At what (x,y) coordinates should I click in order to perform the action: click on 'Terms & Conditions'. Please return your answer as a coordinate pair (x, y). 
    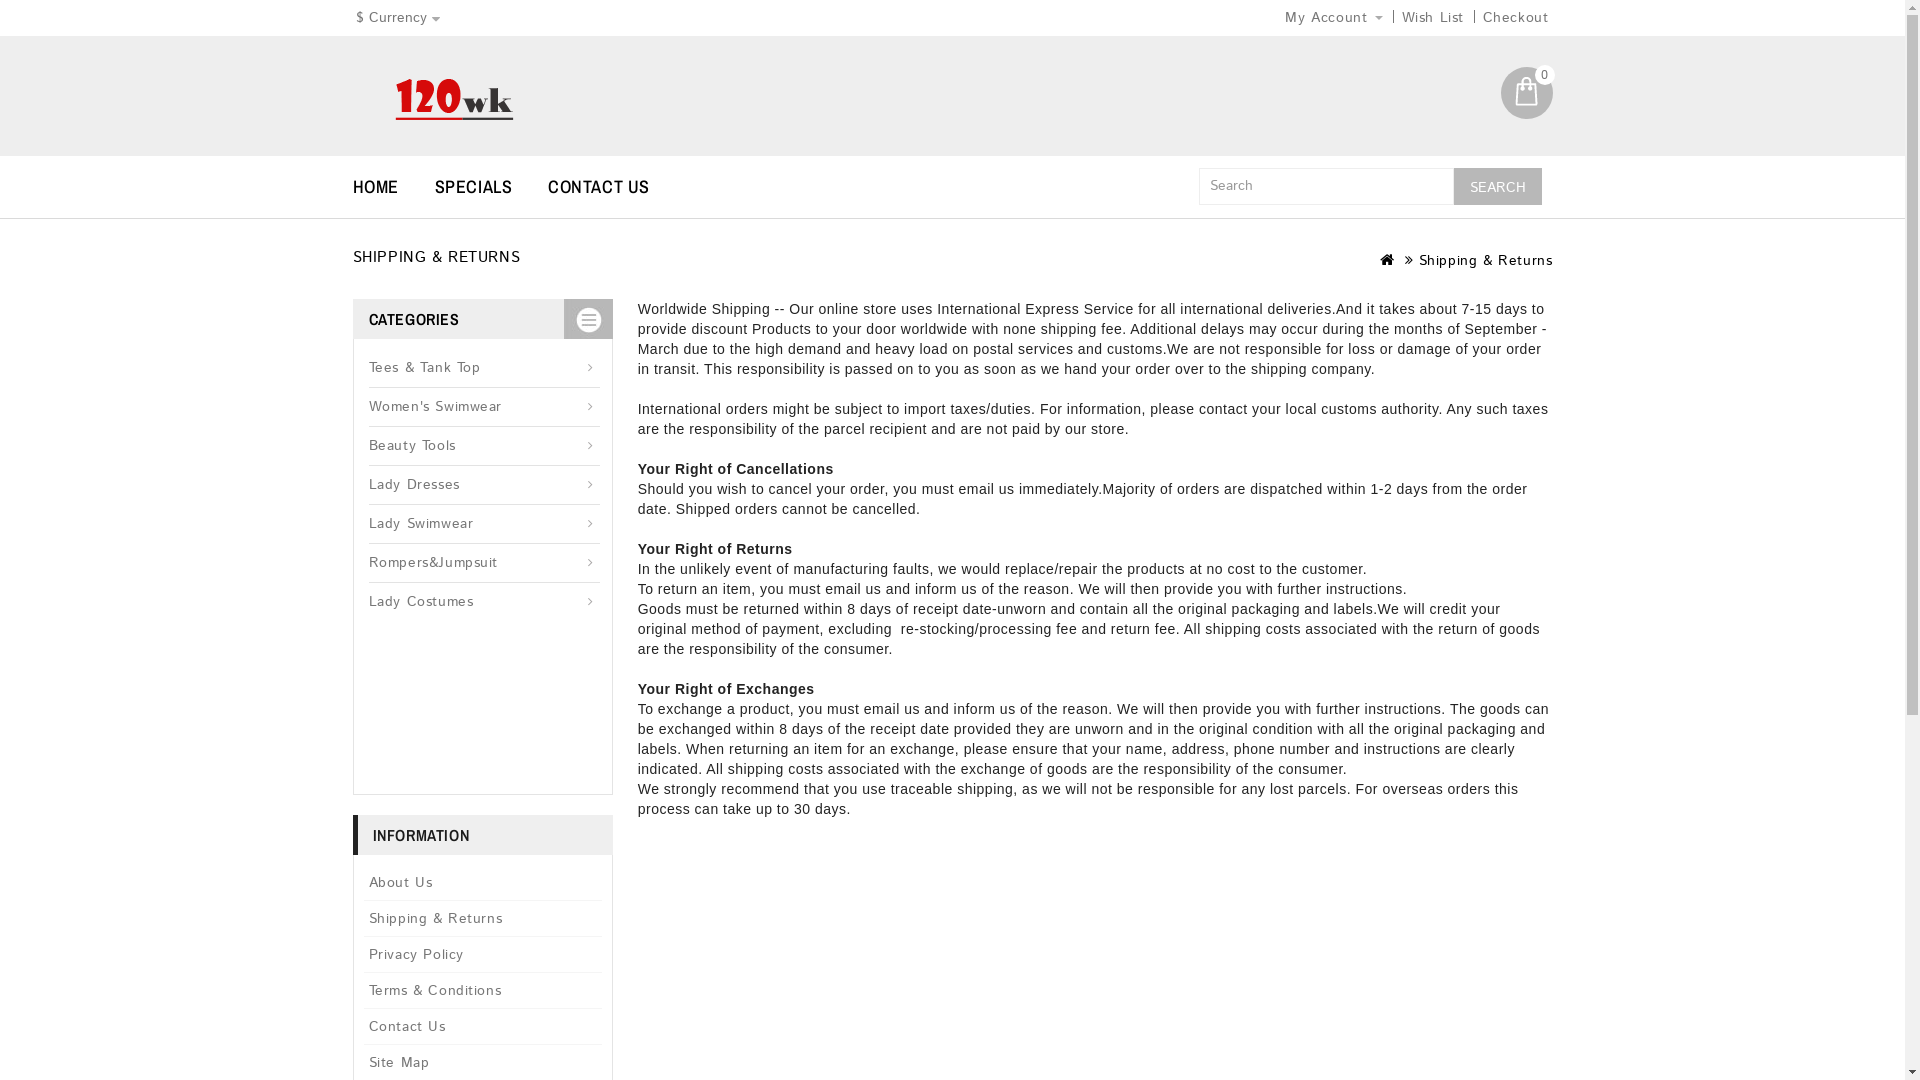
    Looking at the image, I should click on (483, 990).